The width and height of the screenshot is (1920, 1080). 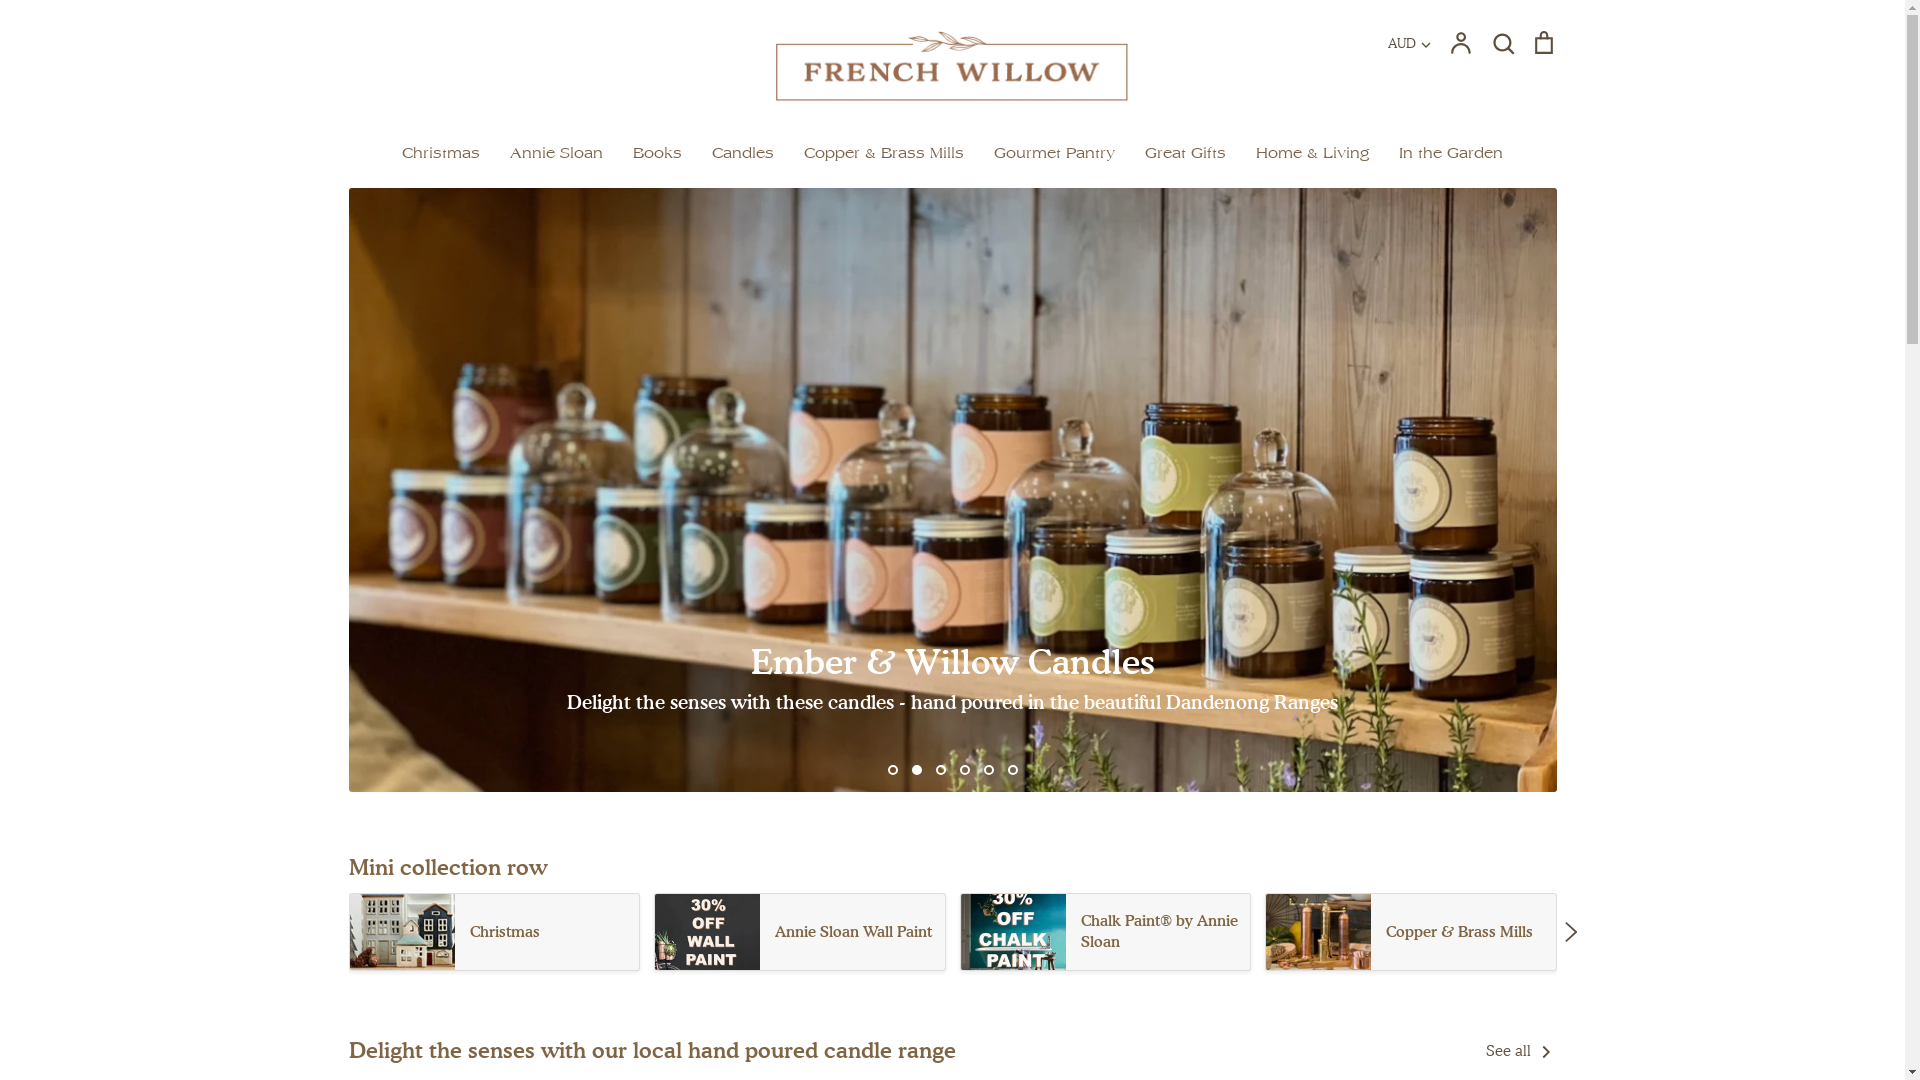 I want to click on 'Delight the senses with our local hand poured candle range', so click(x=651, y=1048).